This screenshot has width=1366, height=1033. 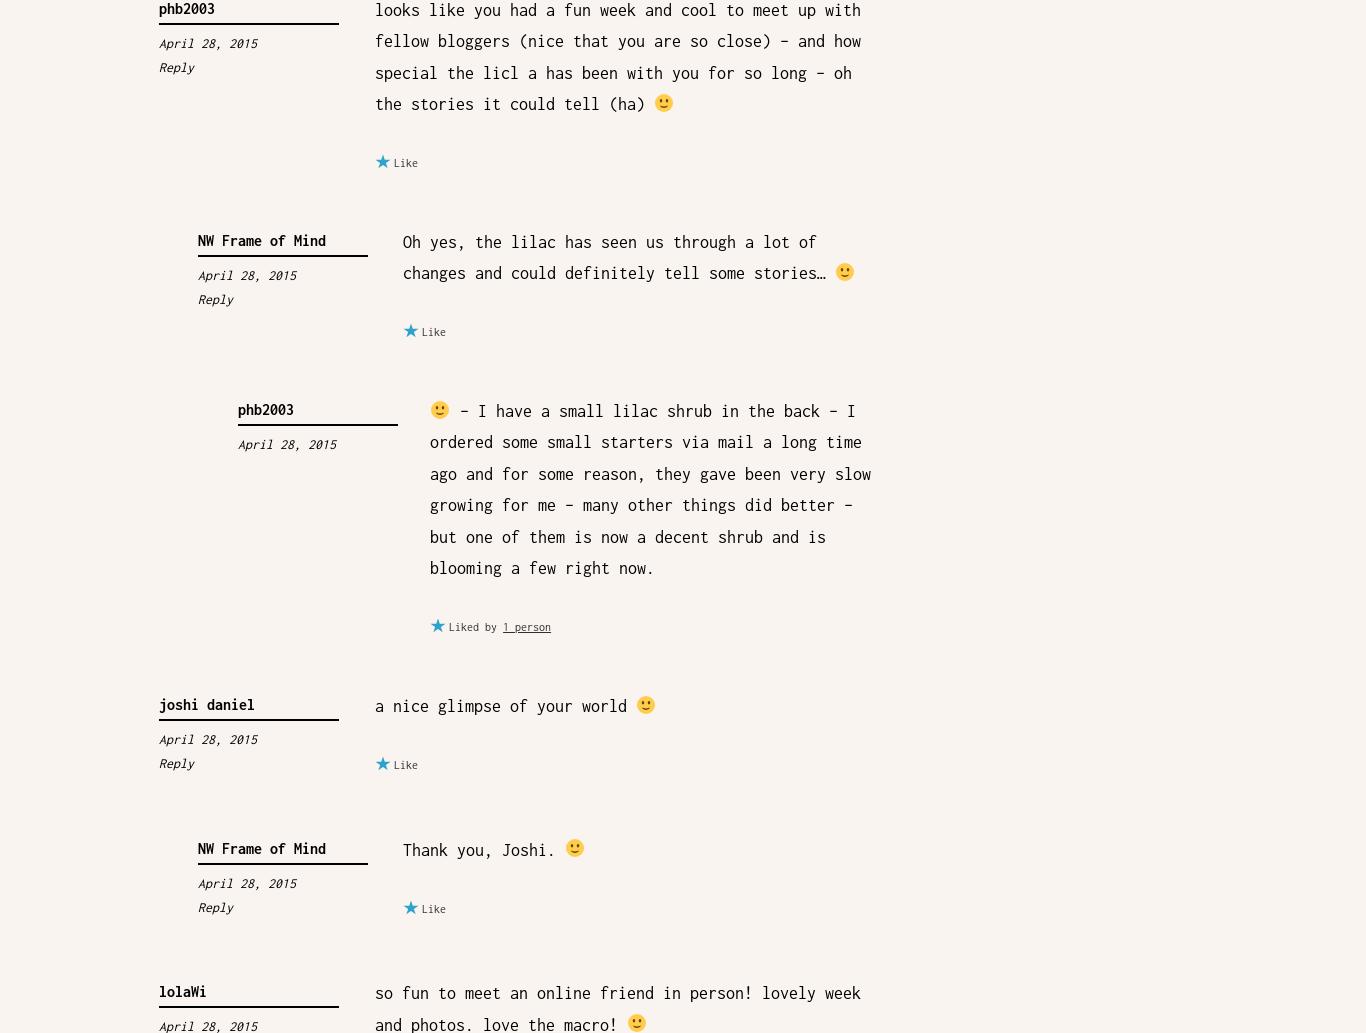 I want to click on 'looks like you had a fun week and cool to meet up with fellow bloggers (nice that you are so close) – and how special the licl a has been with you for so long – oh the stories it could tell (ha)', so click(x=616, y=56).